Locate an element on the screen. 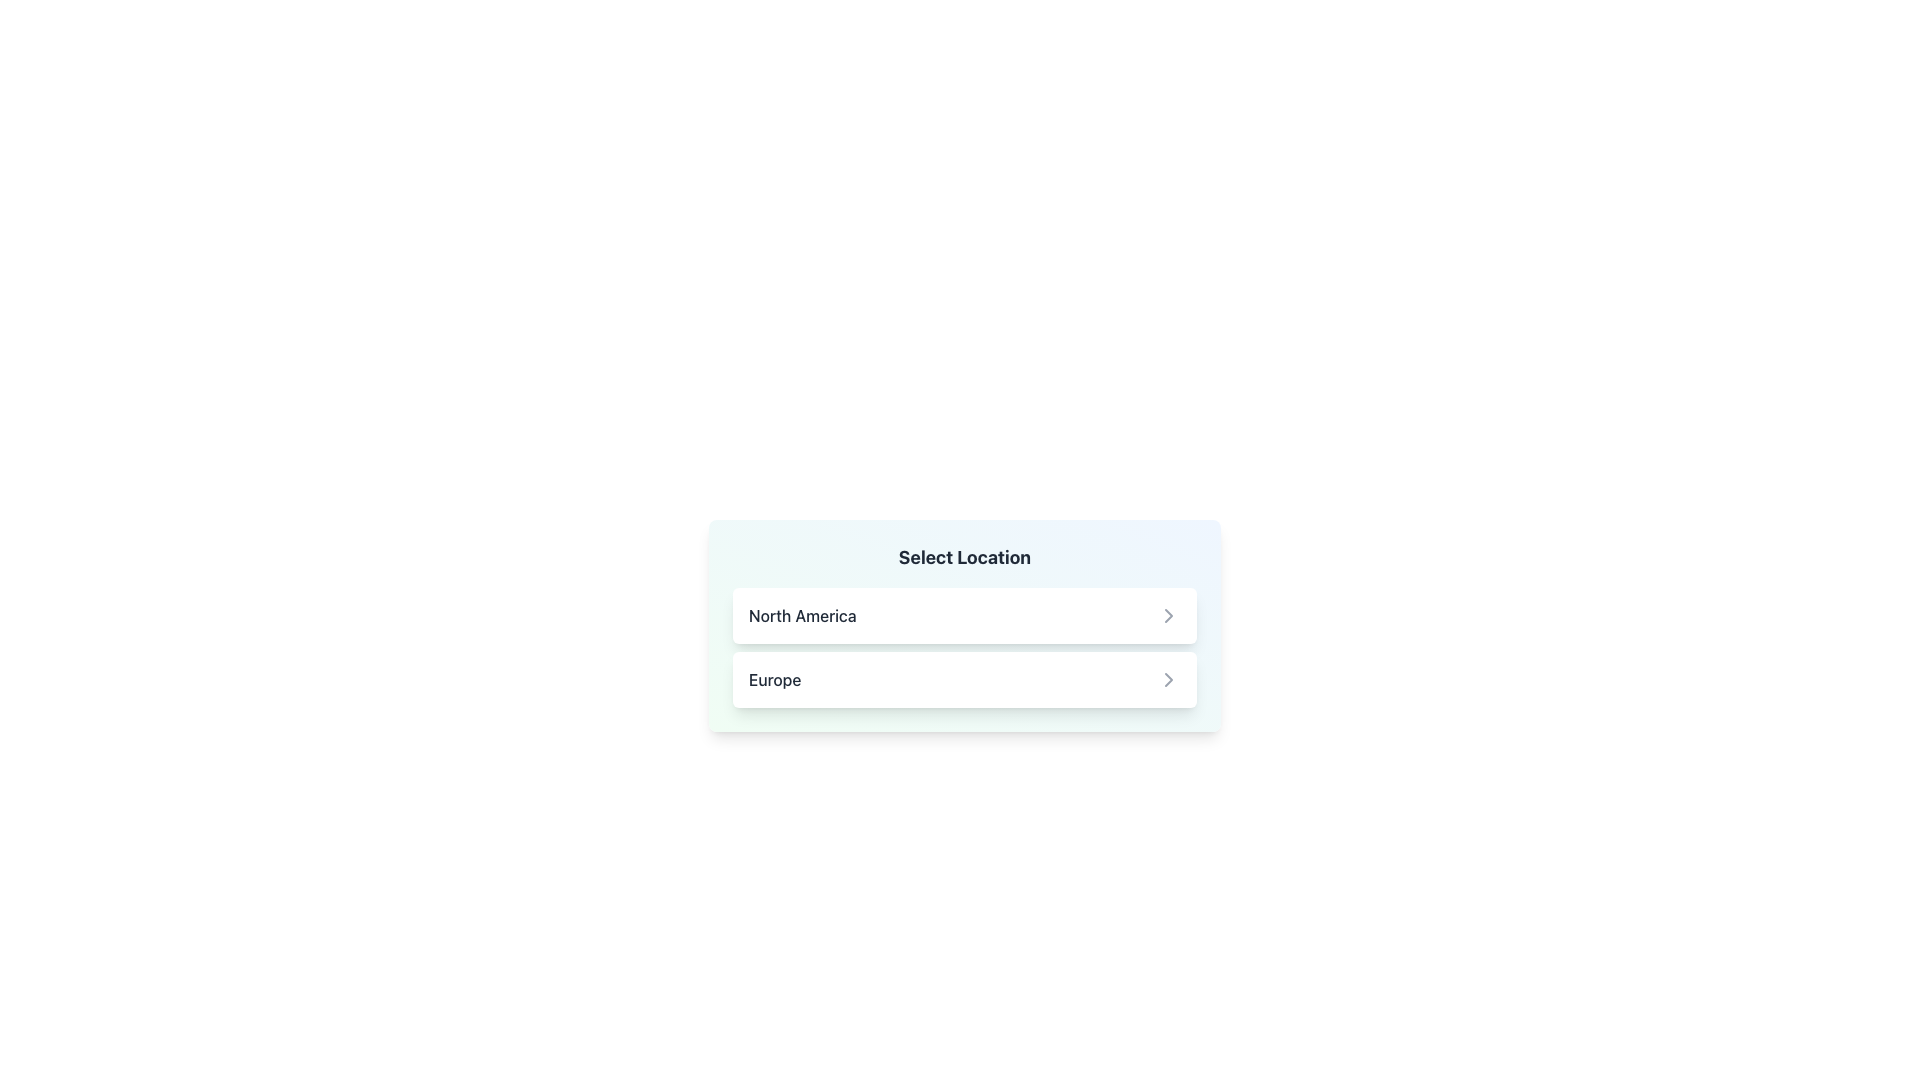 The width and height of the screenshot is (1920, 1080). the first selectable item in the location selection menu, which is labeled 'North America', using keyboard focus is located at coordinates (964, 615).